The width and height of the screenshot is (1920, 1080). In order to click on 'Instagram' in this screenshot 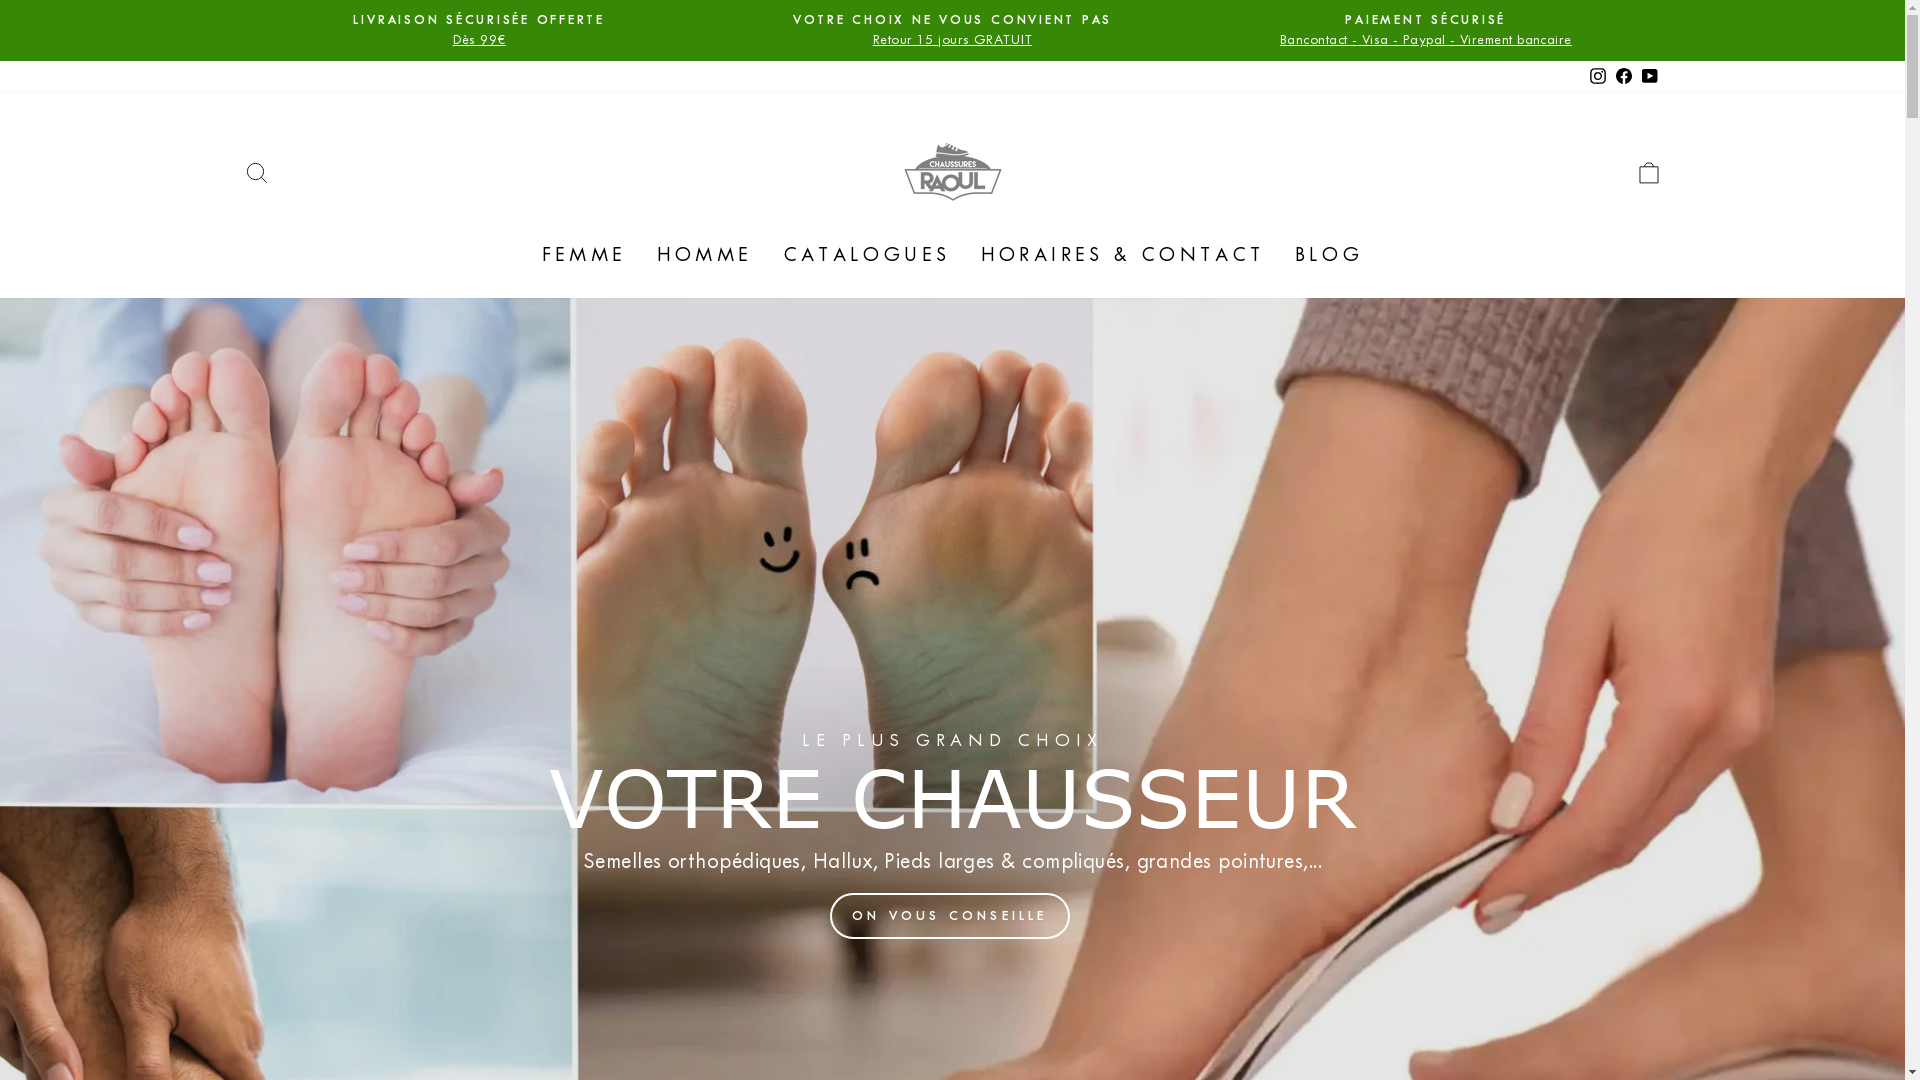, I will do `click(1596, 75)`.